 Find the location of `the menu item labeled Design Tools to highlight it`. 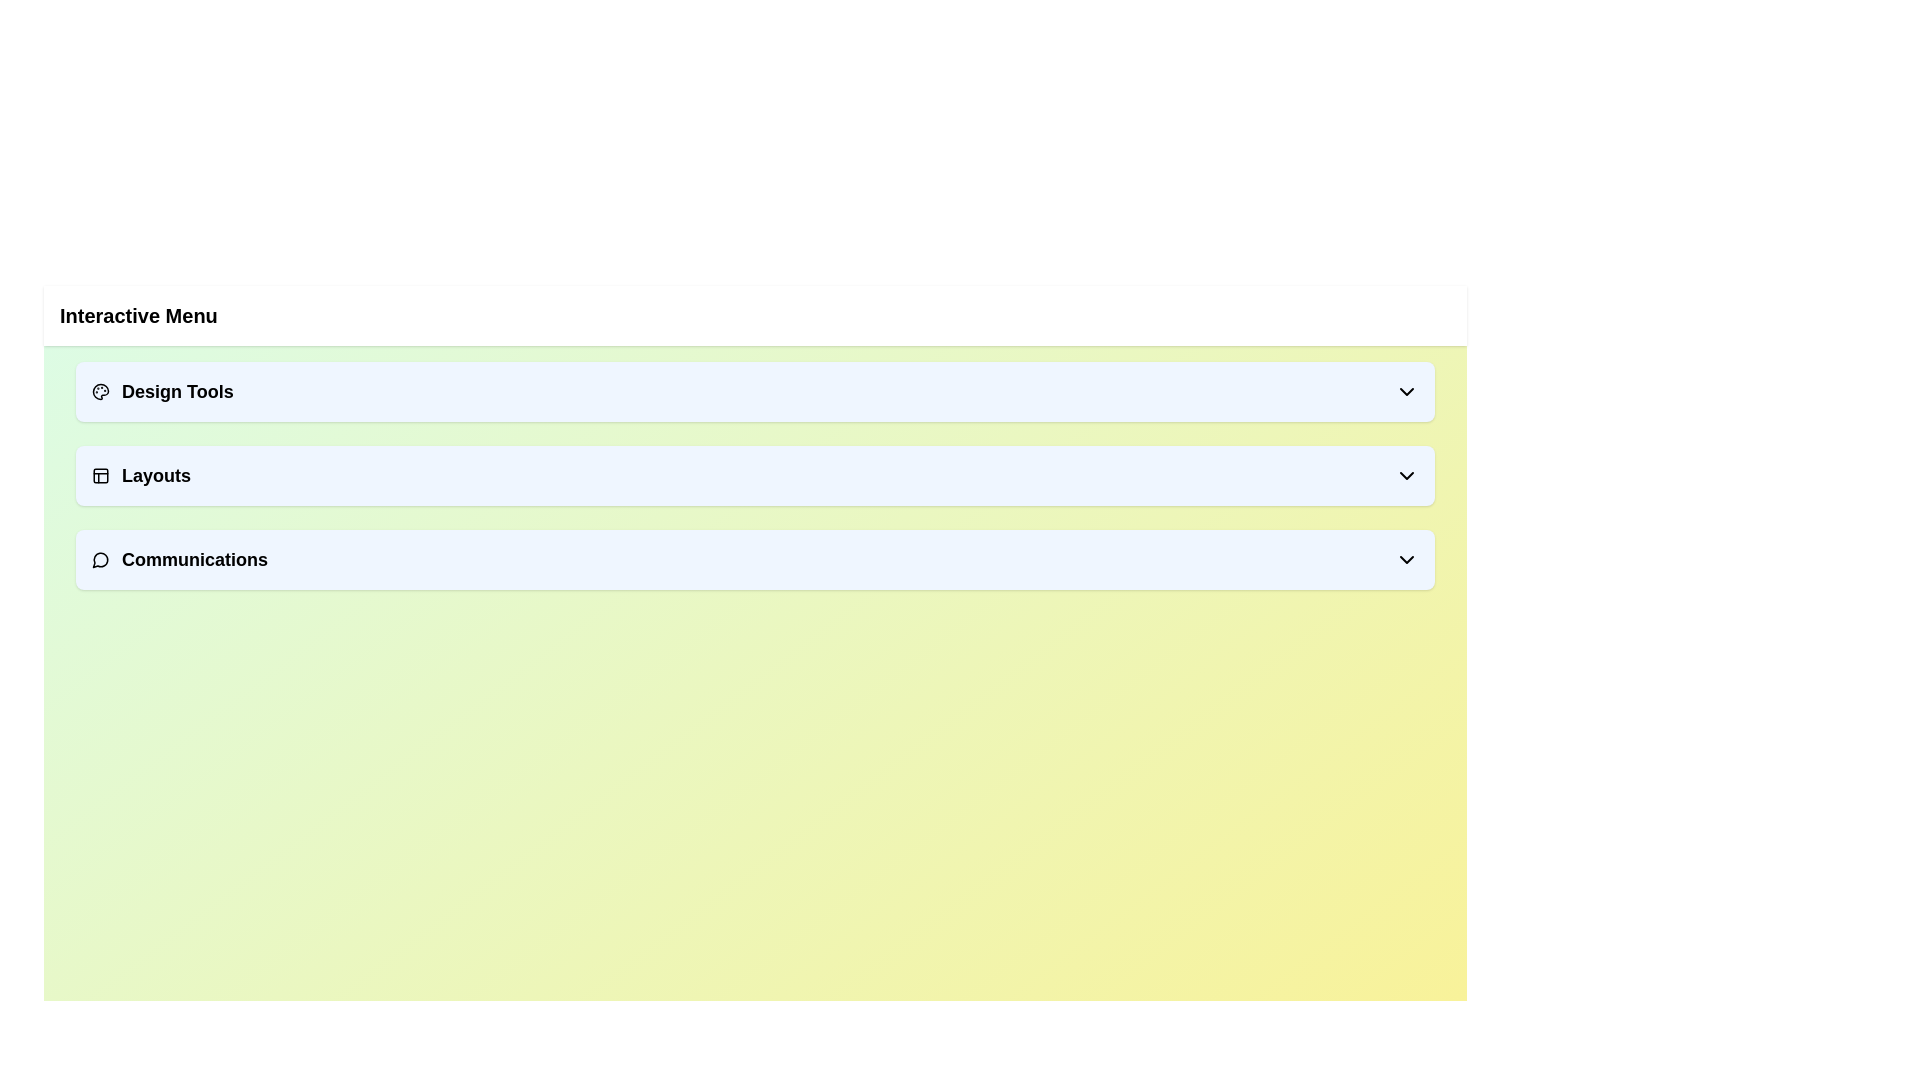

the menu item labeled Design Tools to highlight it is located at coordinates (754, 392).